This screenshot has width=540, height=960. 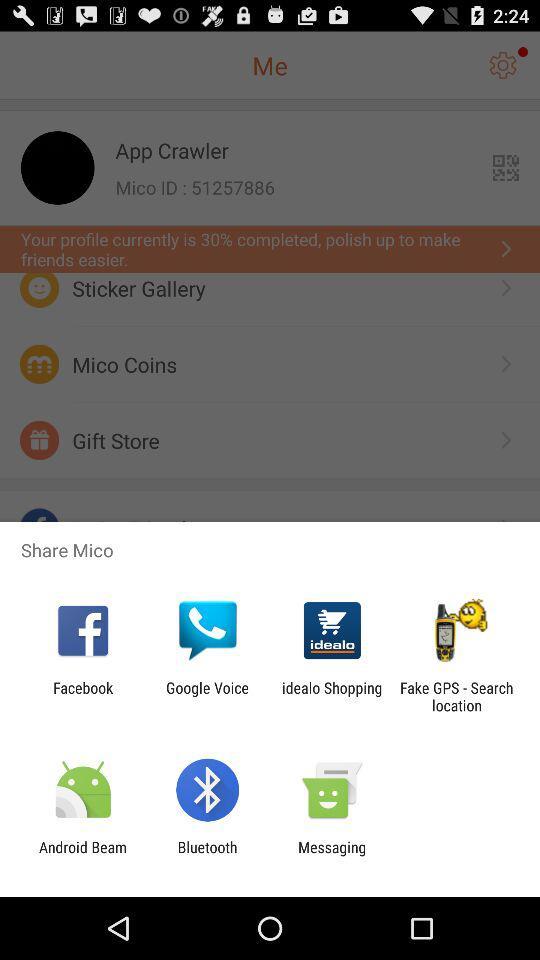 What do you see at coordinates (82, 855) in the screenshot?
I see `android beam icon` at bounding box center [82, 855].